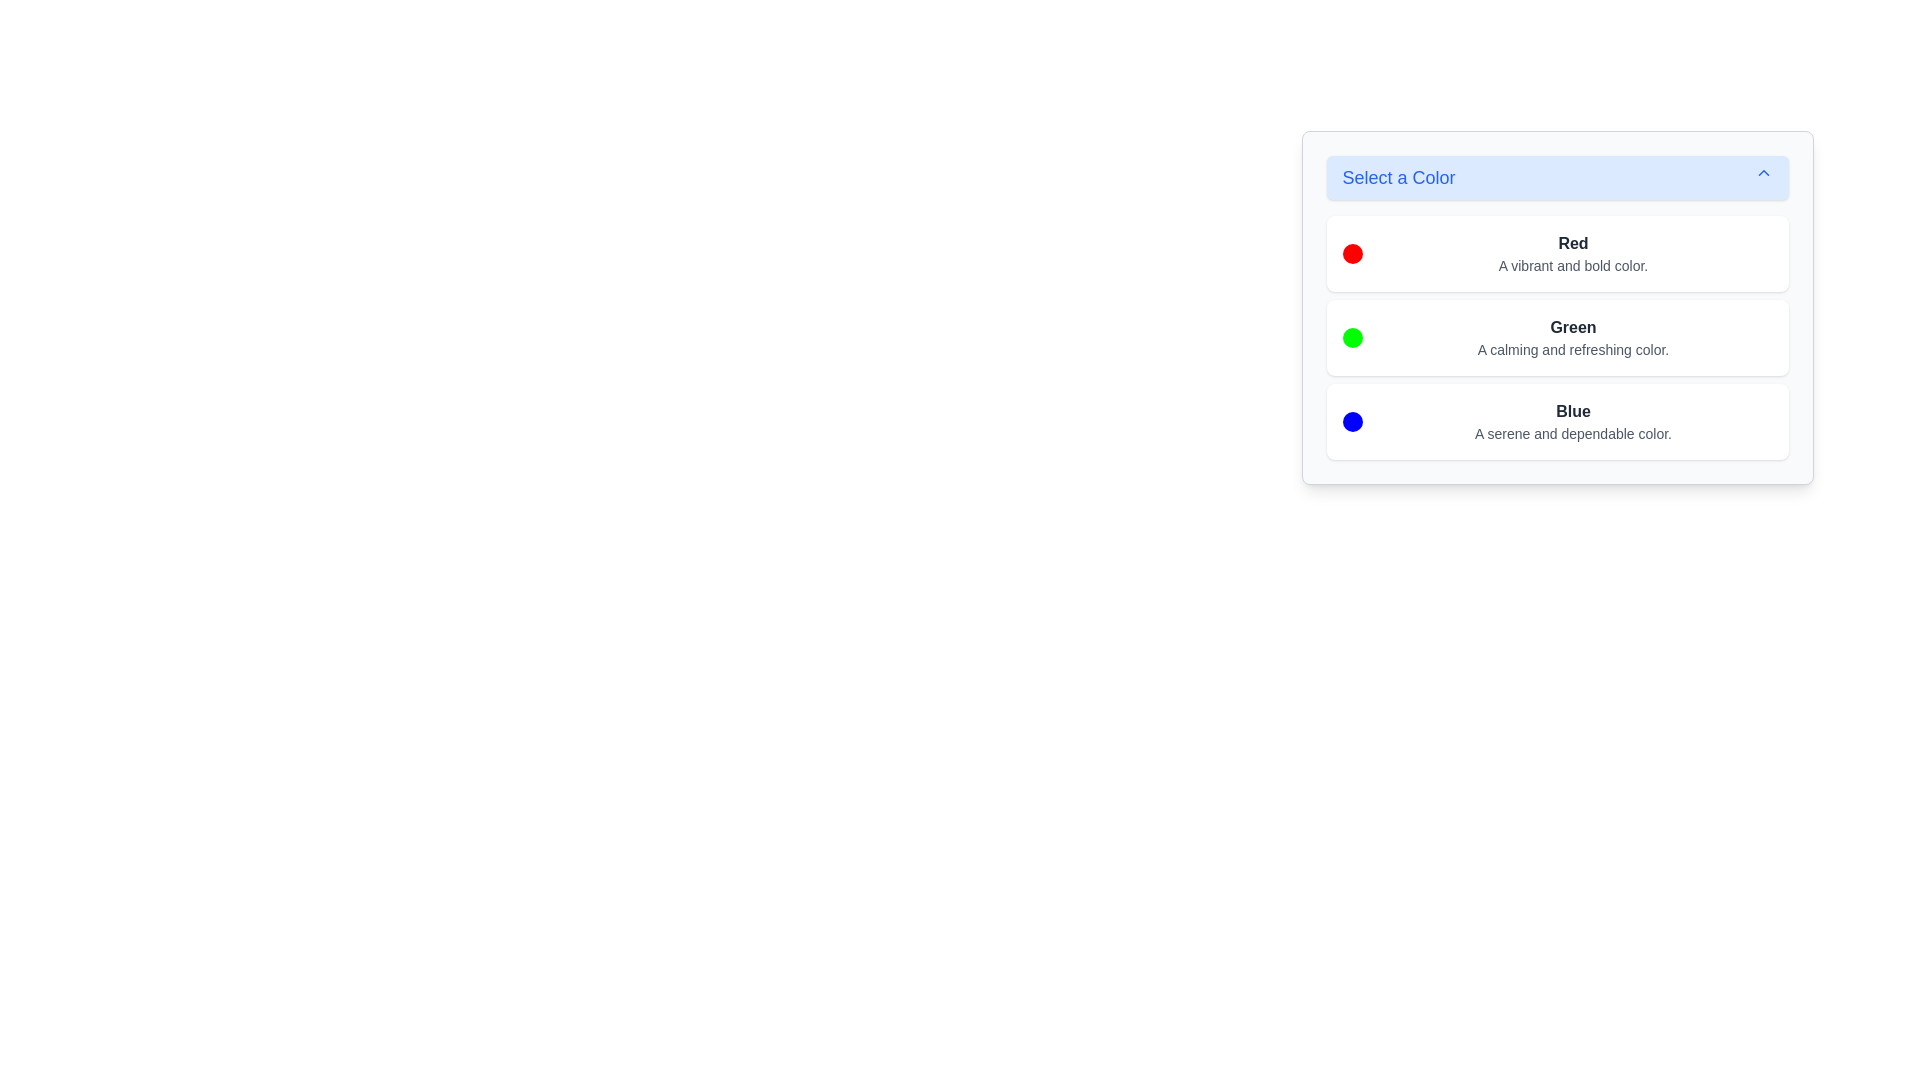  I want to click on the descriptive text about the color 'Blue', which is located directly beneath the 'Blue' label in the list of color options and is part of the third item in the list, so click(1572, 433).